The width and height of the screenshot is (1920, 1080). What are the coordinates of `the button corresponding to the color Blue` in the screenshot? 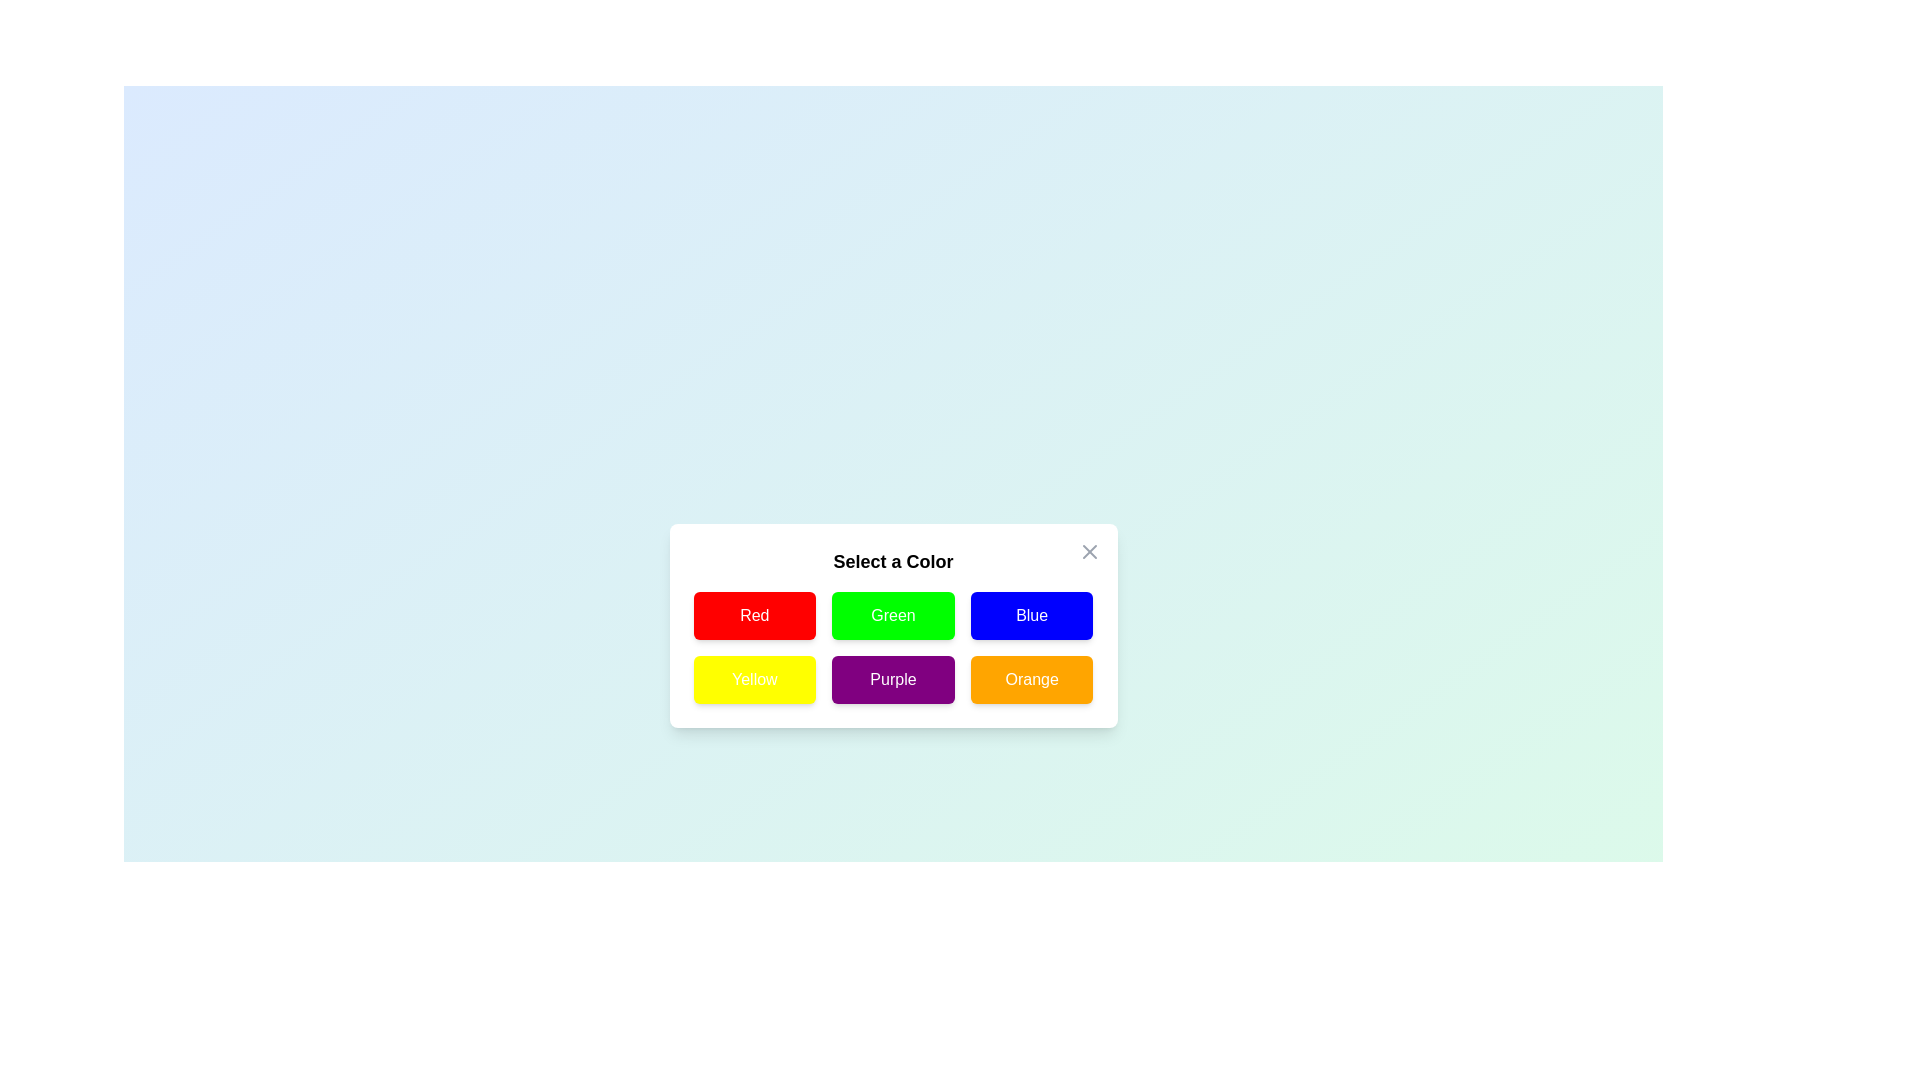 It's located at (1032, 615).